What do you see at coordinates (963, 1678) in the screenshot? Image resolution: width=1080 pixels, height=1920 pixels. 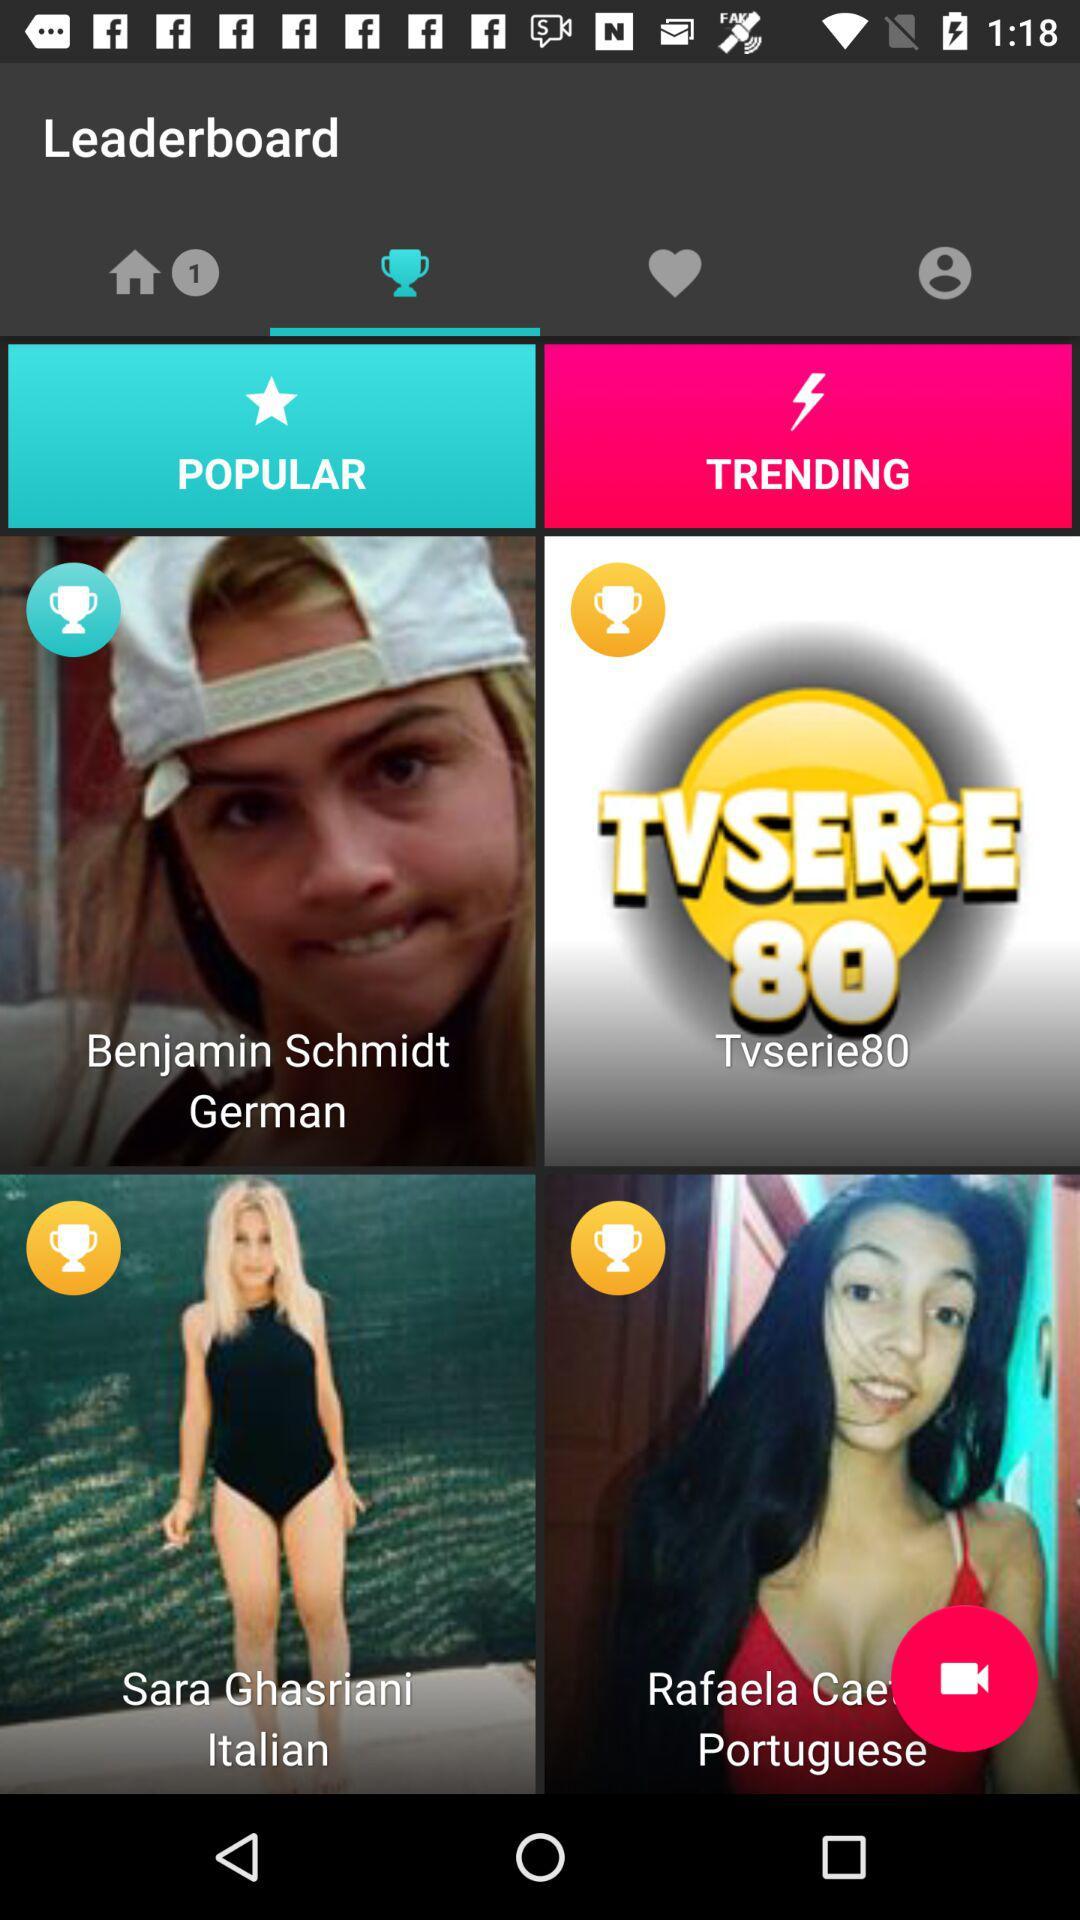 I see `see video` at bounding box center [963, 1678].